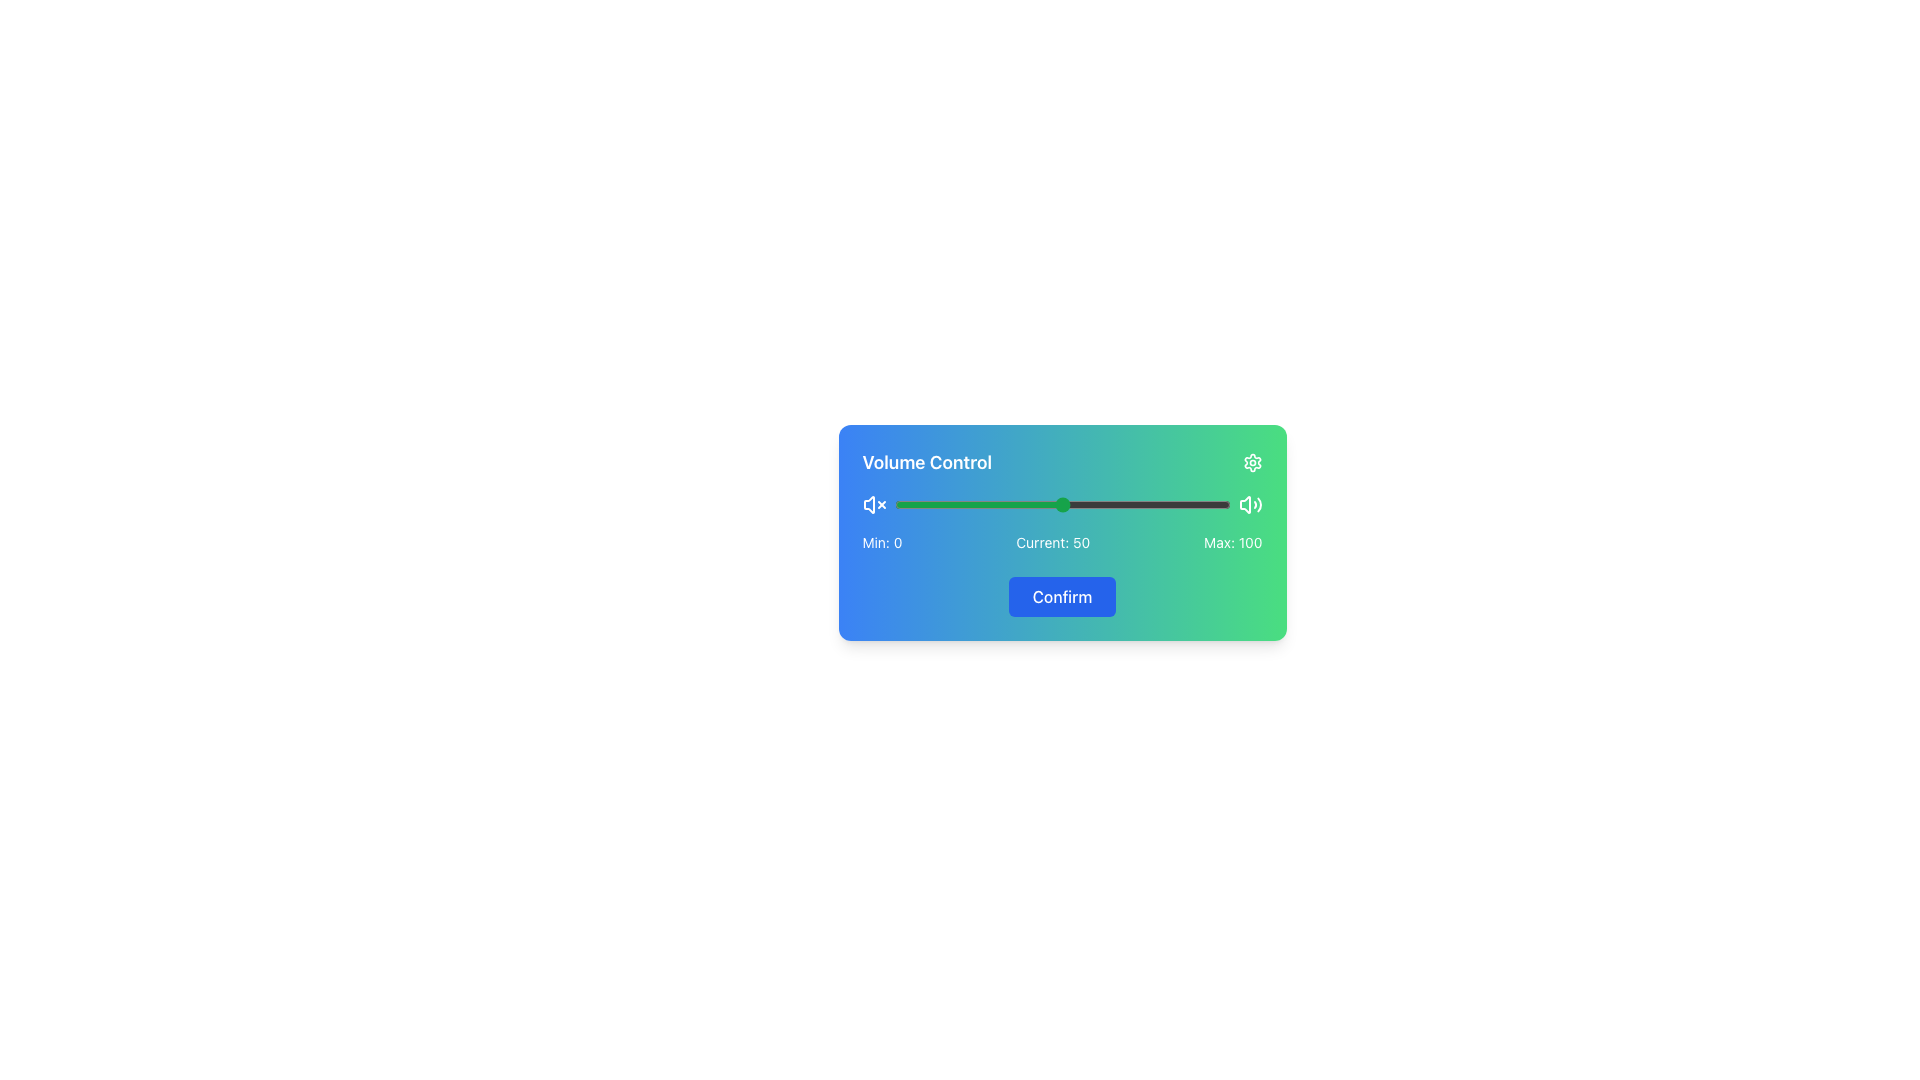 The height and width of the screenshot is (1080, 1920). I want to click on the volume, so click(1186, 504).